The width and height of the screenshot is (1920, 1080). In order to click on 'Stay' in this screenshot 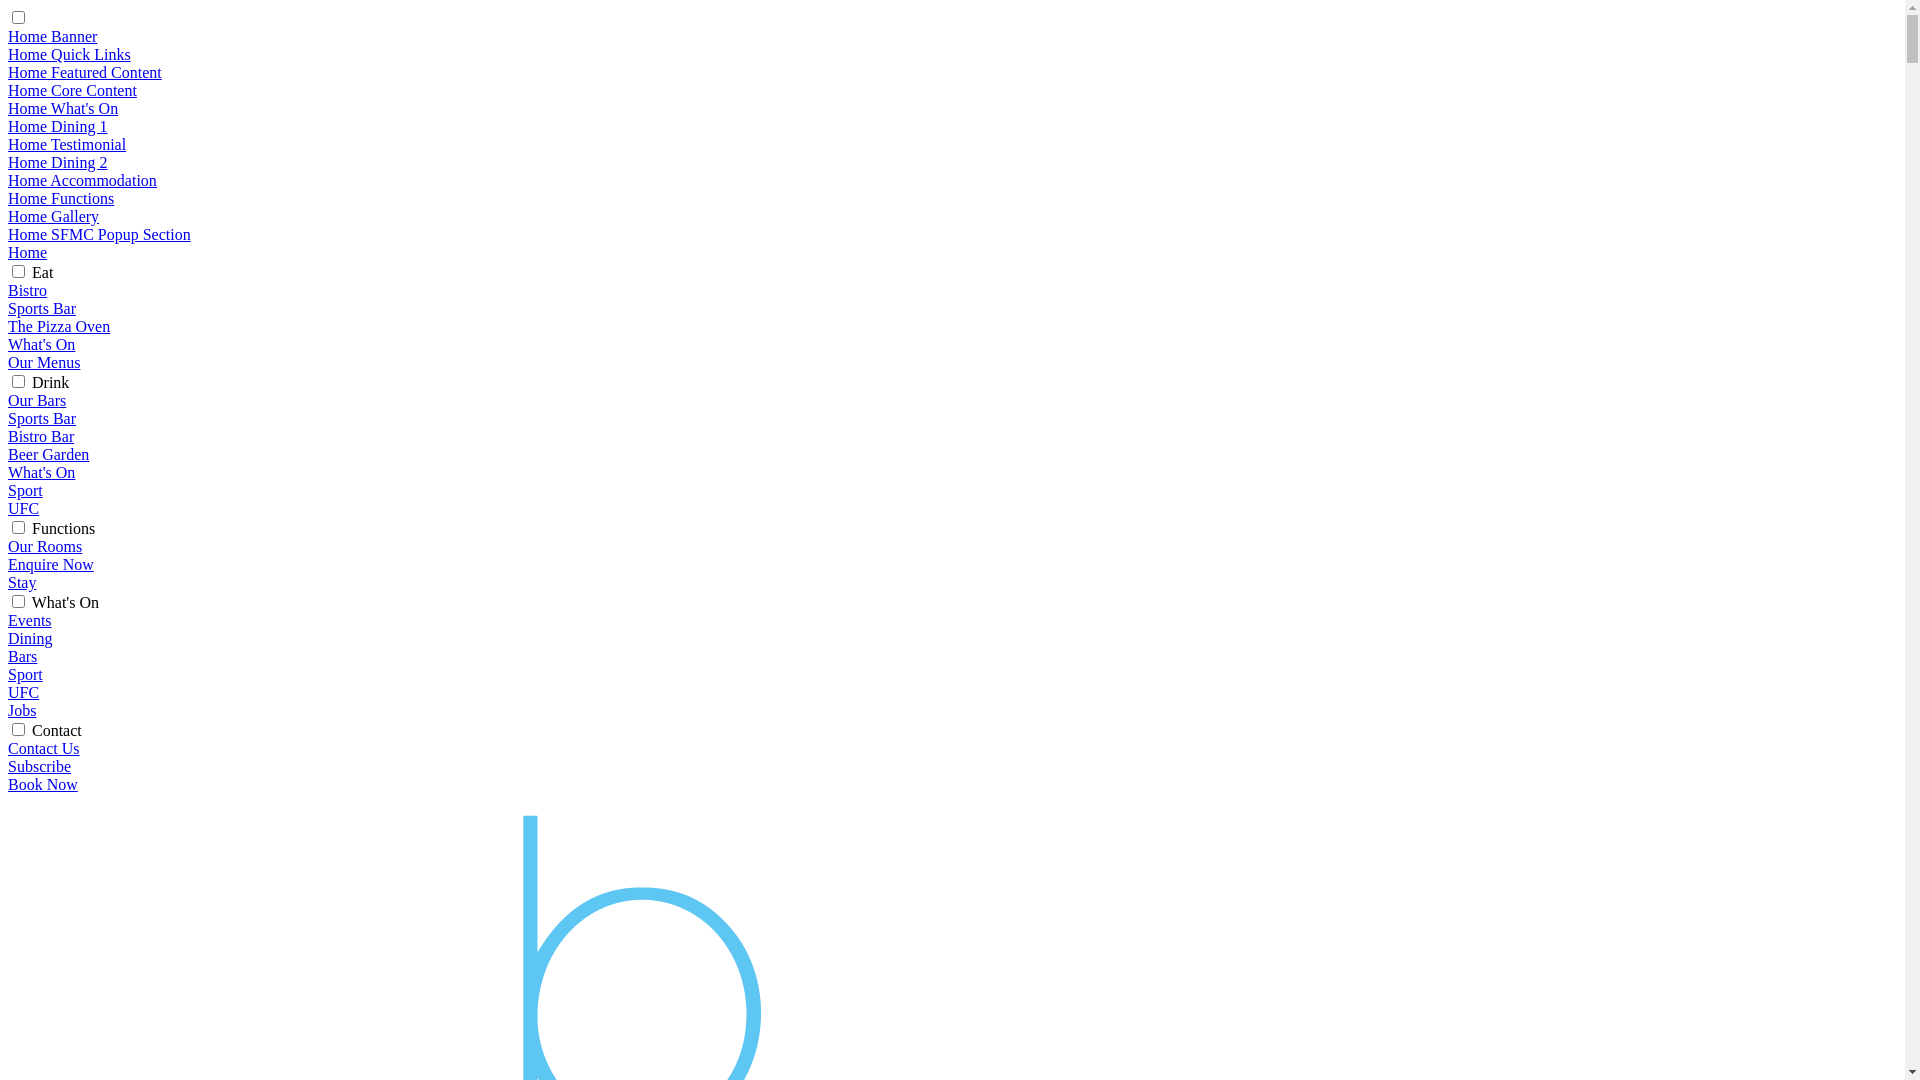, I will do `click(22, 582)`.